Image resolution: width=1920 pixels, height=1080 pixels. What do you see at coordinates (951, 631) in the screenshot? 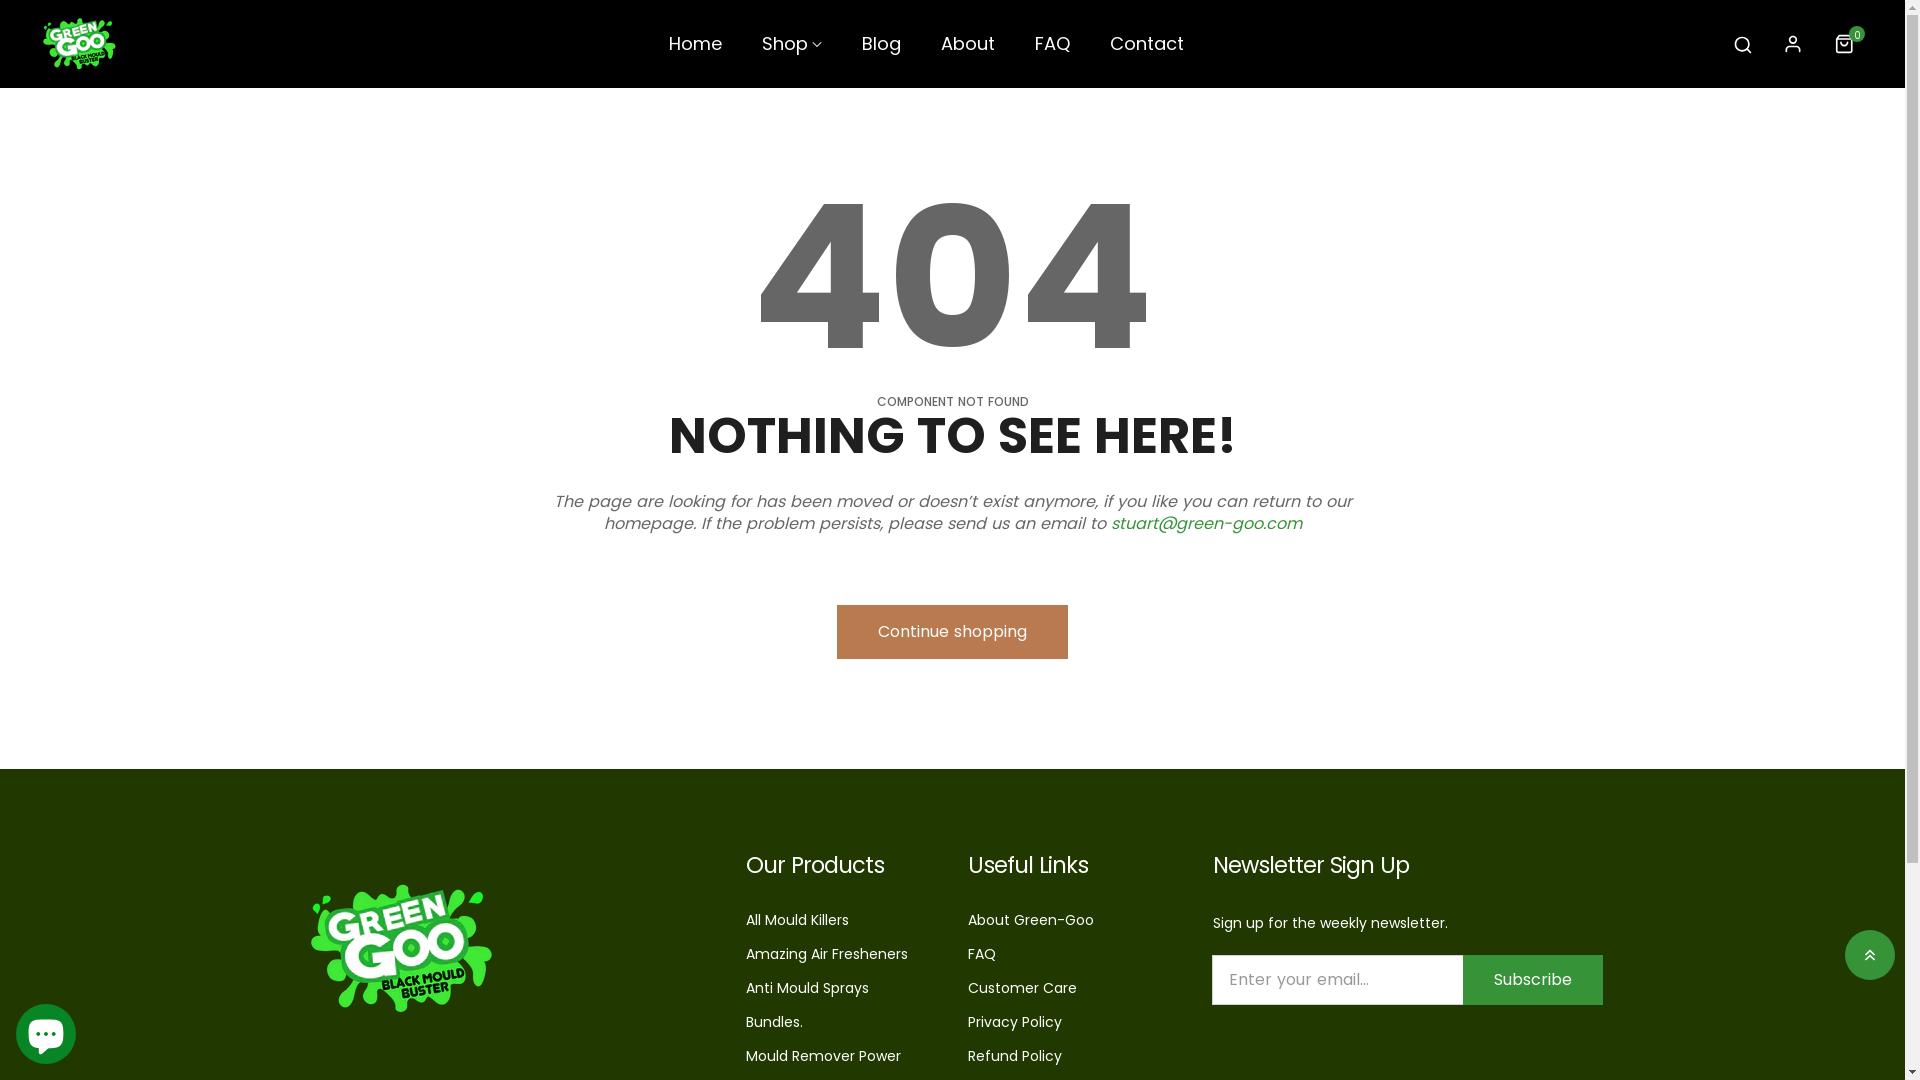
I see `'Continue shopping'` at bounding box center [951, 631].